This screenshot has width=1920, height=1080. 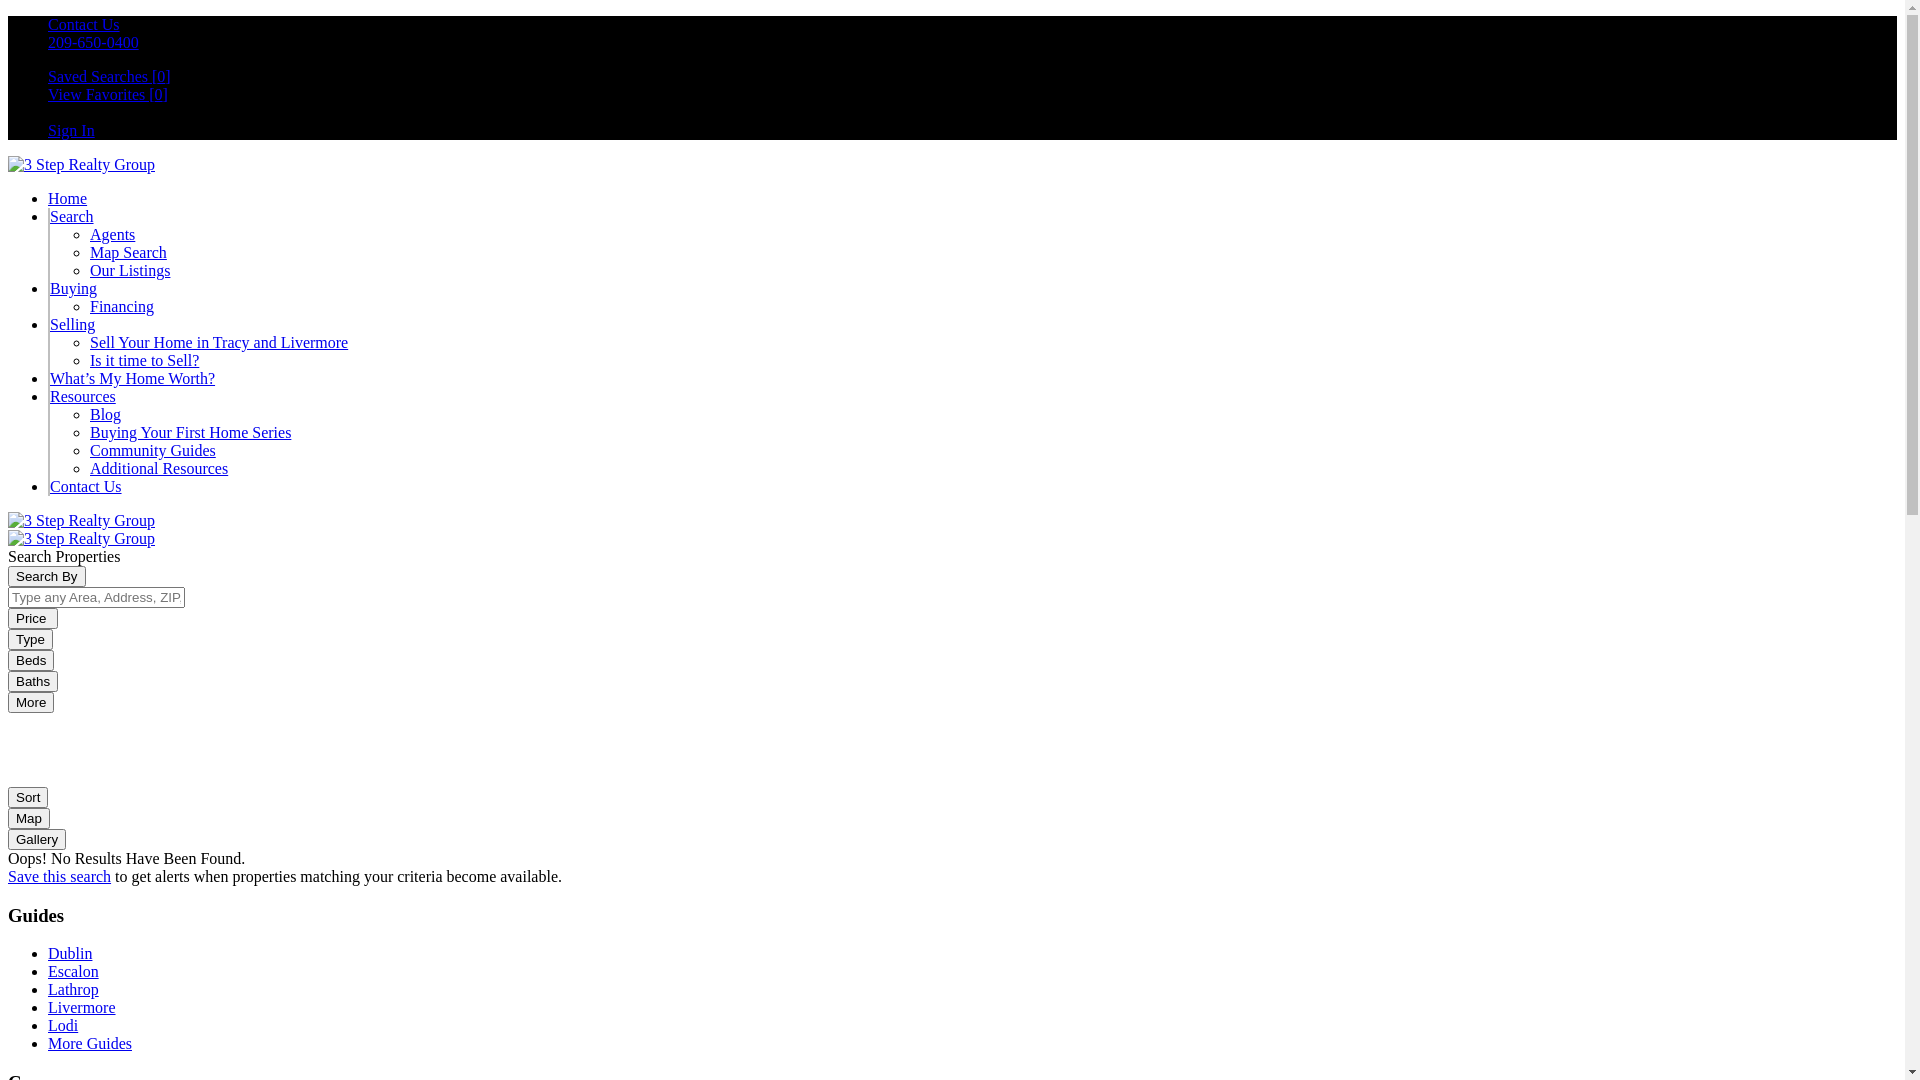 I want to click on 'Selling', so click(x=72, y=323).